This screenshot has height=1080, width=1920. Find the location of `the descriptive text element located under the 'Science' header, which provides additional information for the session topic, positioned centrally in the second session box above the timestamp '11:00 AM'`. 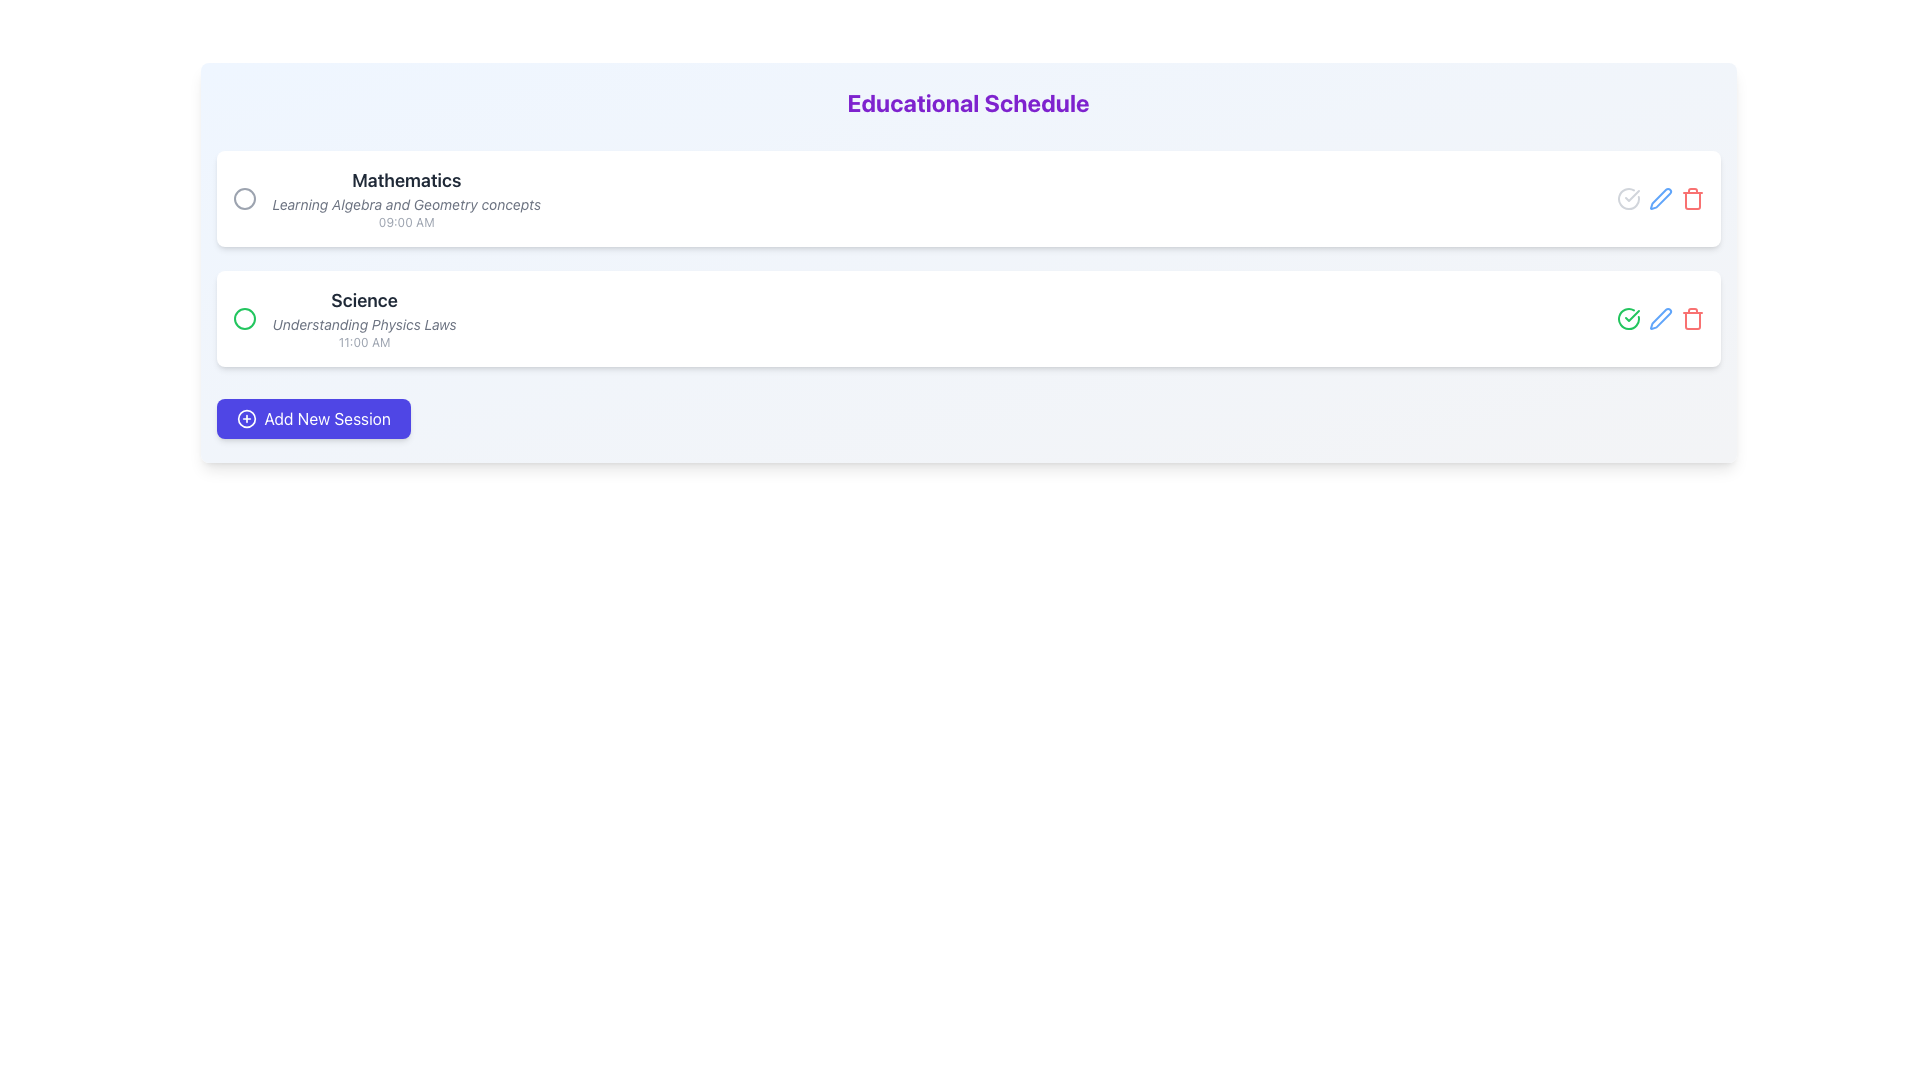

the descriptive text element located under the 'Science' header, which provides additional information for the session topic, positioned centrally in the second session box above the timestamp '11:00 AM' is located at coordinates (364, 323).